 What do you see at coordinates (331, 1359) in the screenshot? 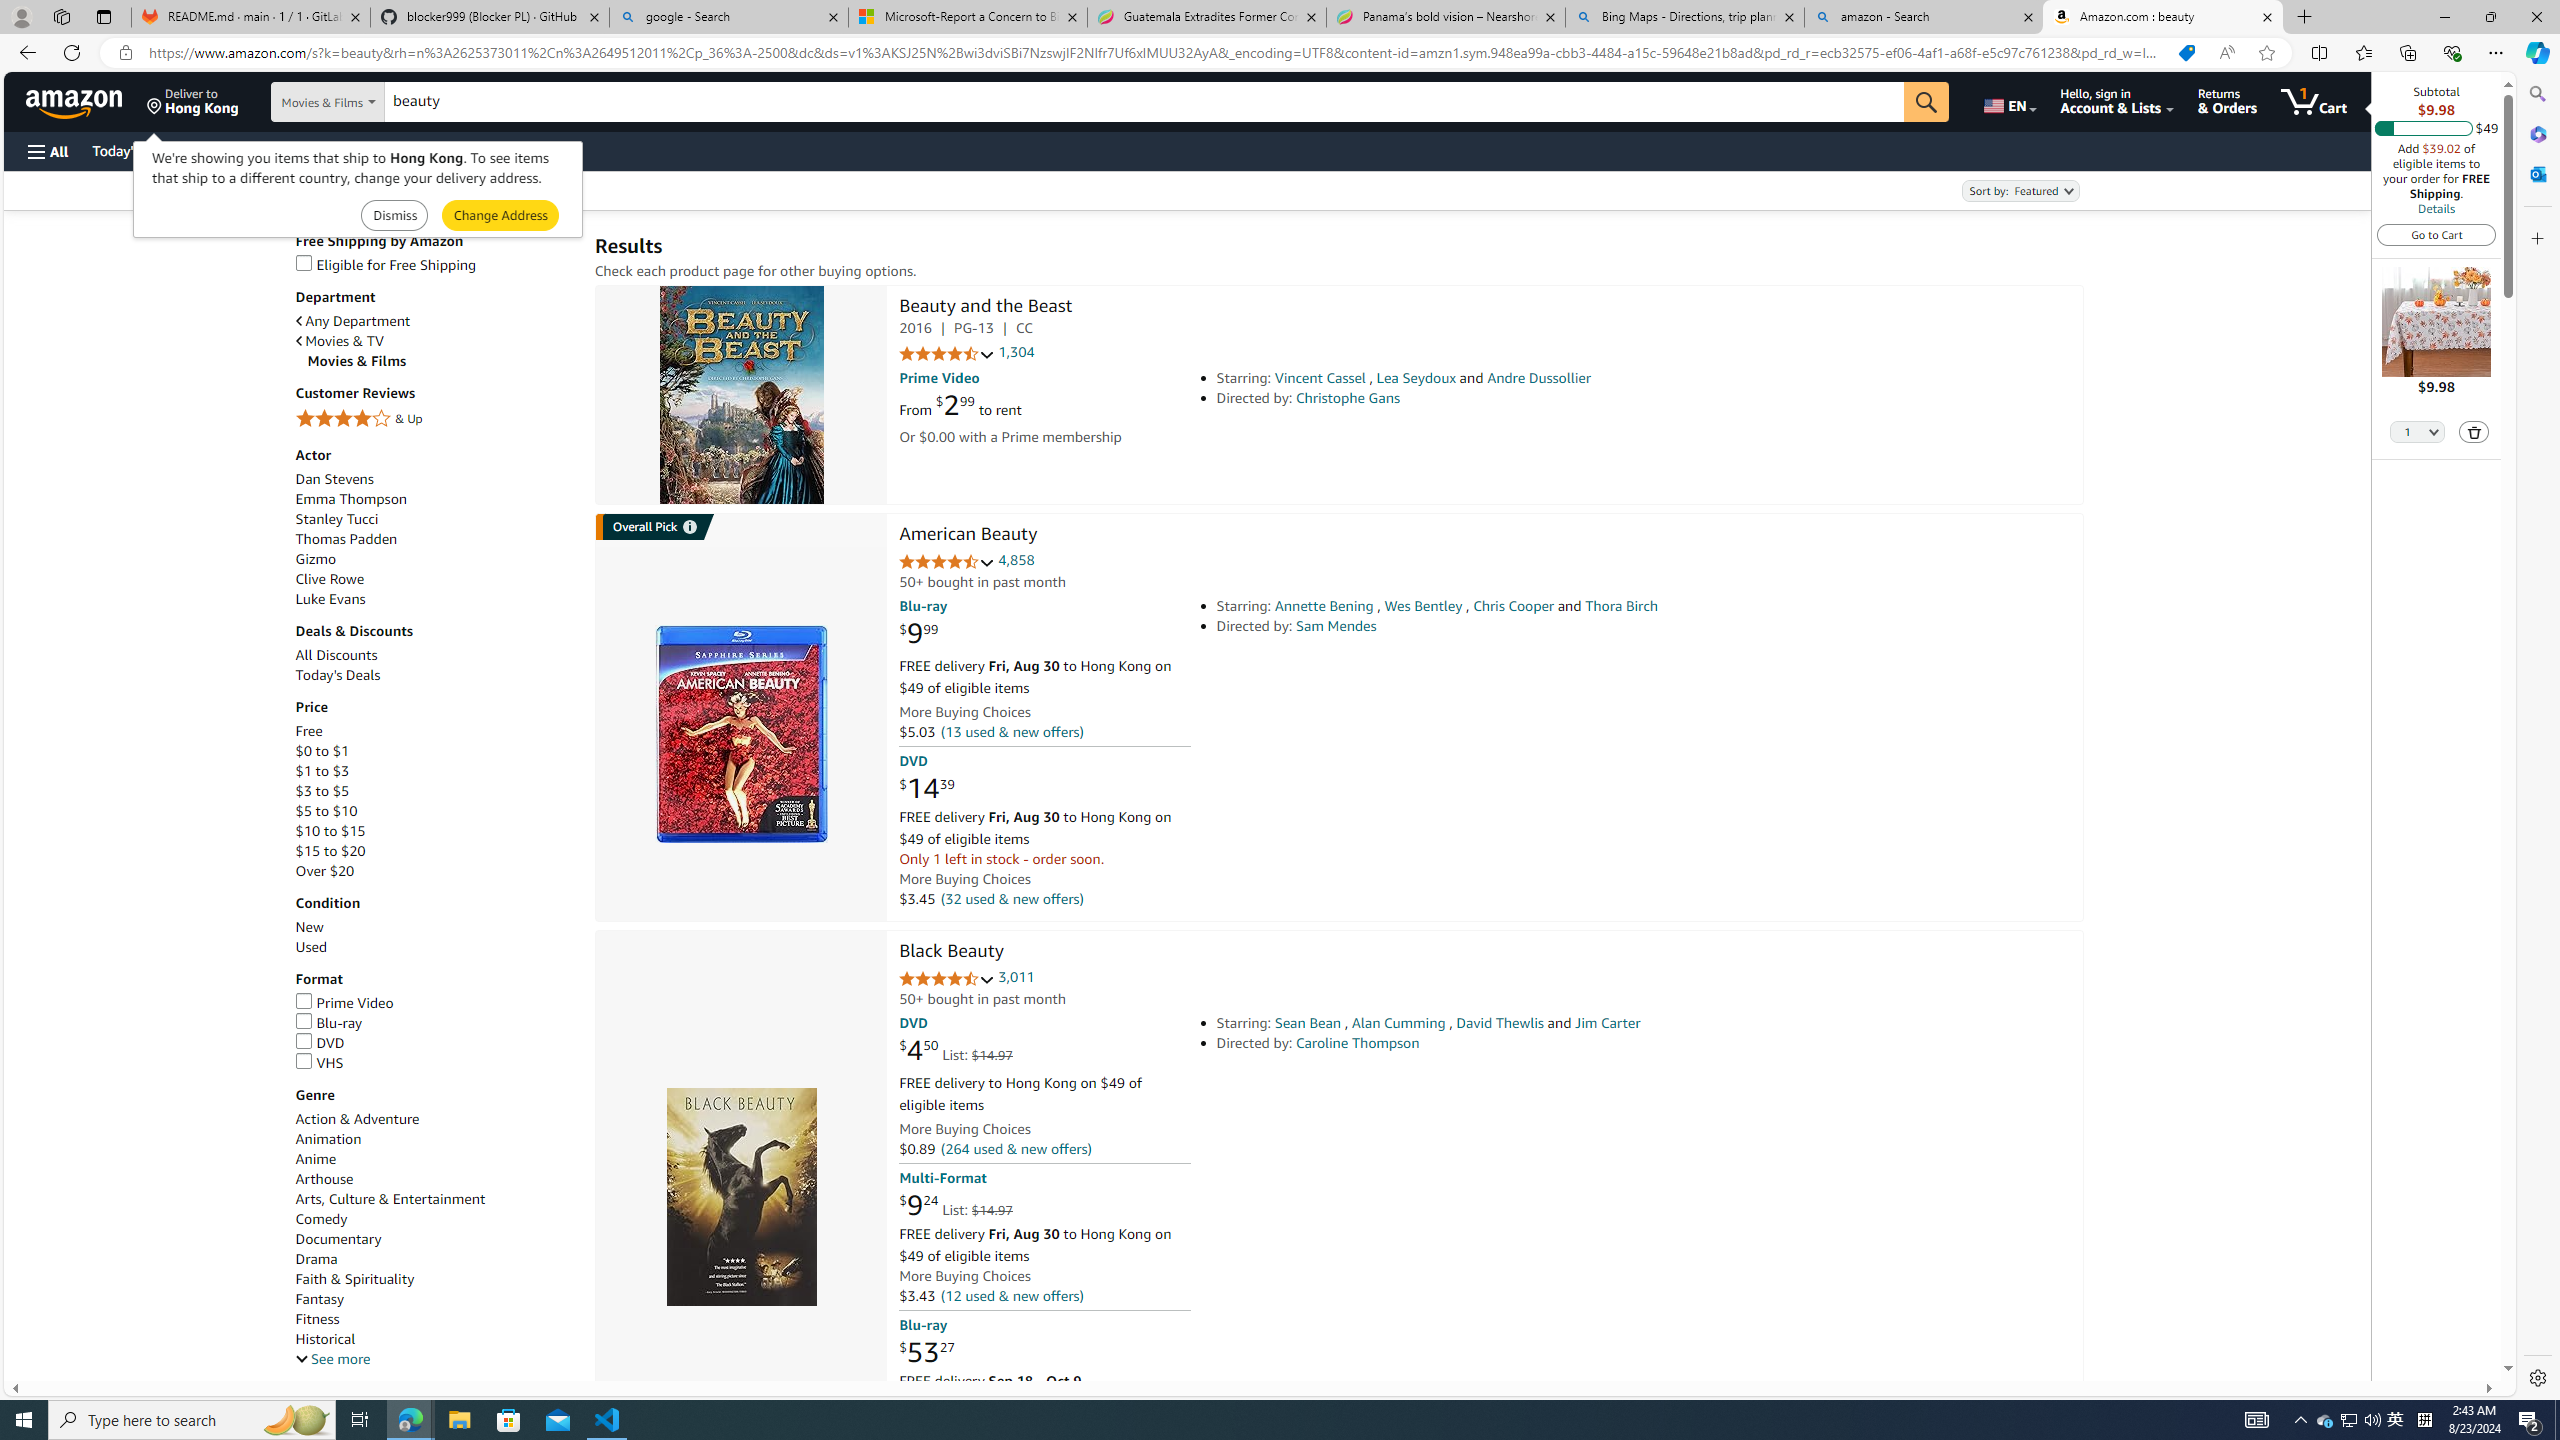
I see `'See more, Genre'` at bounding box center [331, 1359].